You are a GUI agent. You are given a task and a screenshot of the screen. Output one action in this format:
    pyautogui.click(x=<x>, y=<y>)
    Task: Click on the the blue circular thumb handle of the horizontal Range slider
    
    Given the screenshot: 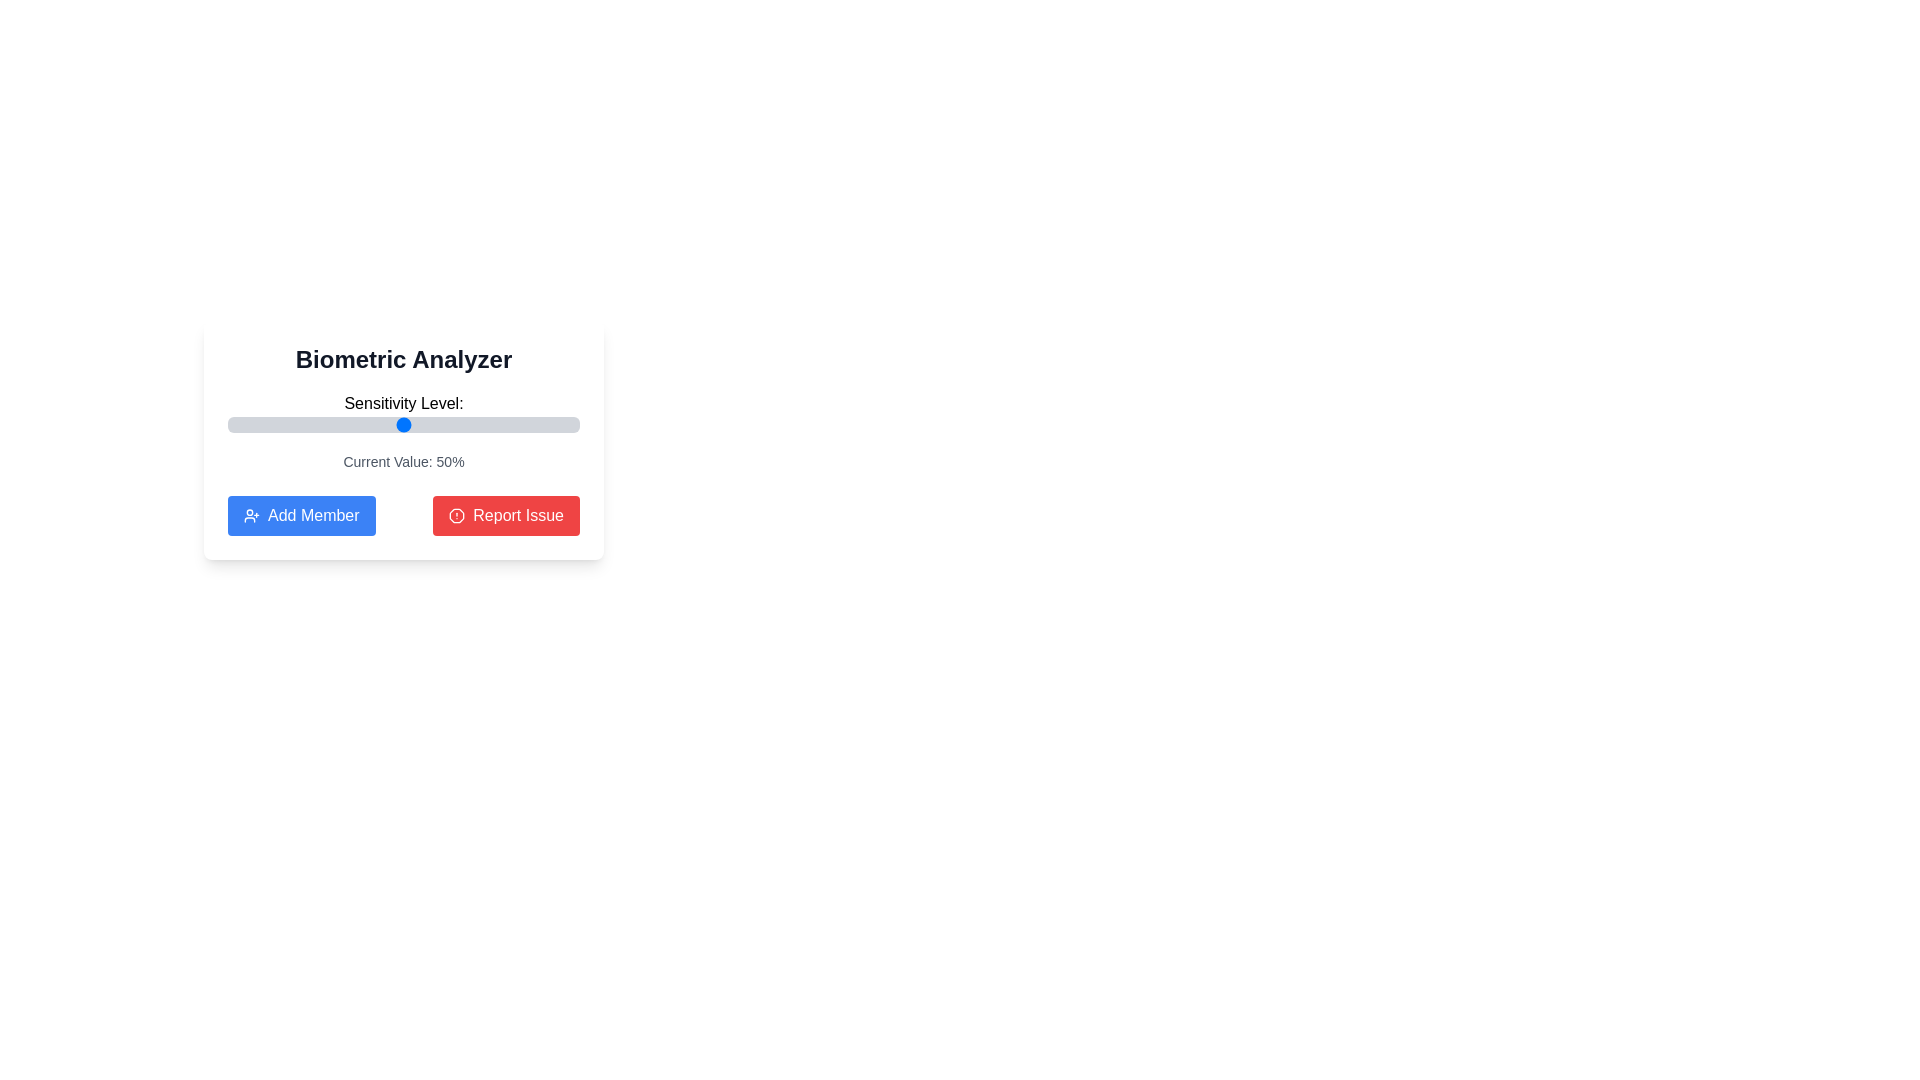 What is the action you would take?
    pyautogui.click(x=402, y=423)
    